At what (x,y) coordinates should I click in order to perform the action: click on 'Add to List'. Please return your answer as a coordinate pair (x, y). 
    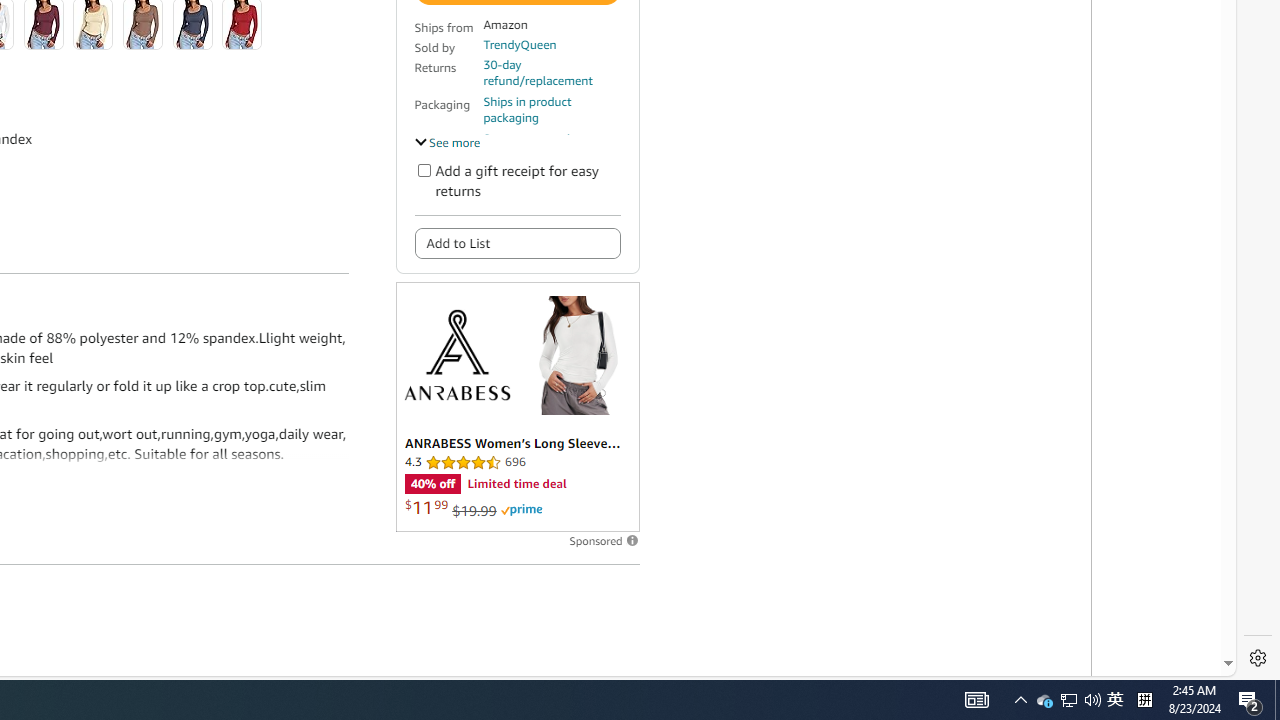
    Looking at the image, I should click on (517, 242).